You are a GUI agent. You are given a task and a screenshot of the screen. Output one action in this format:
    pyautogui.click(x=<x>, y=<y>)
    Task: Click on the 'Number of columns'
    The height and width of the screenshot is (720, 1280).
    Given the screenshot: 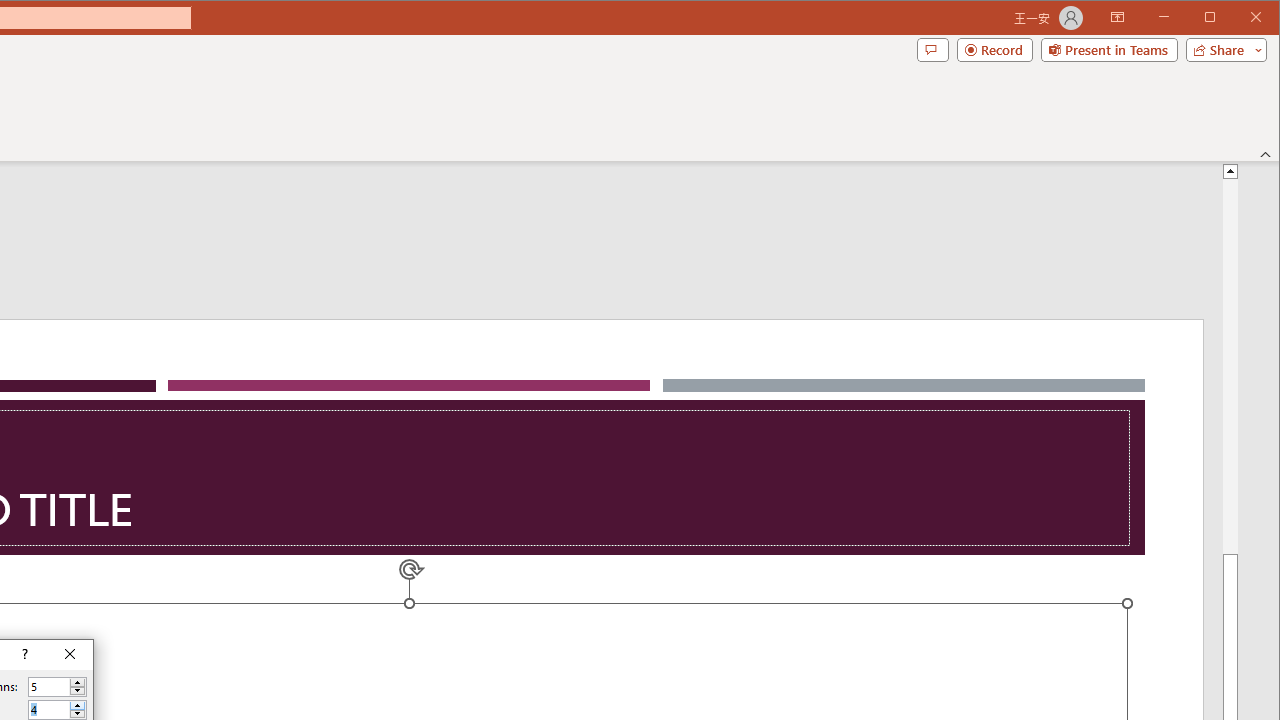 What is the action you would take?
    pyautogui.click(x=57, y=685)
    